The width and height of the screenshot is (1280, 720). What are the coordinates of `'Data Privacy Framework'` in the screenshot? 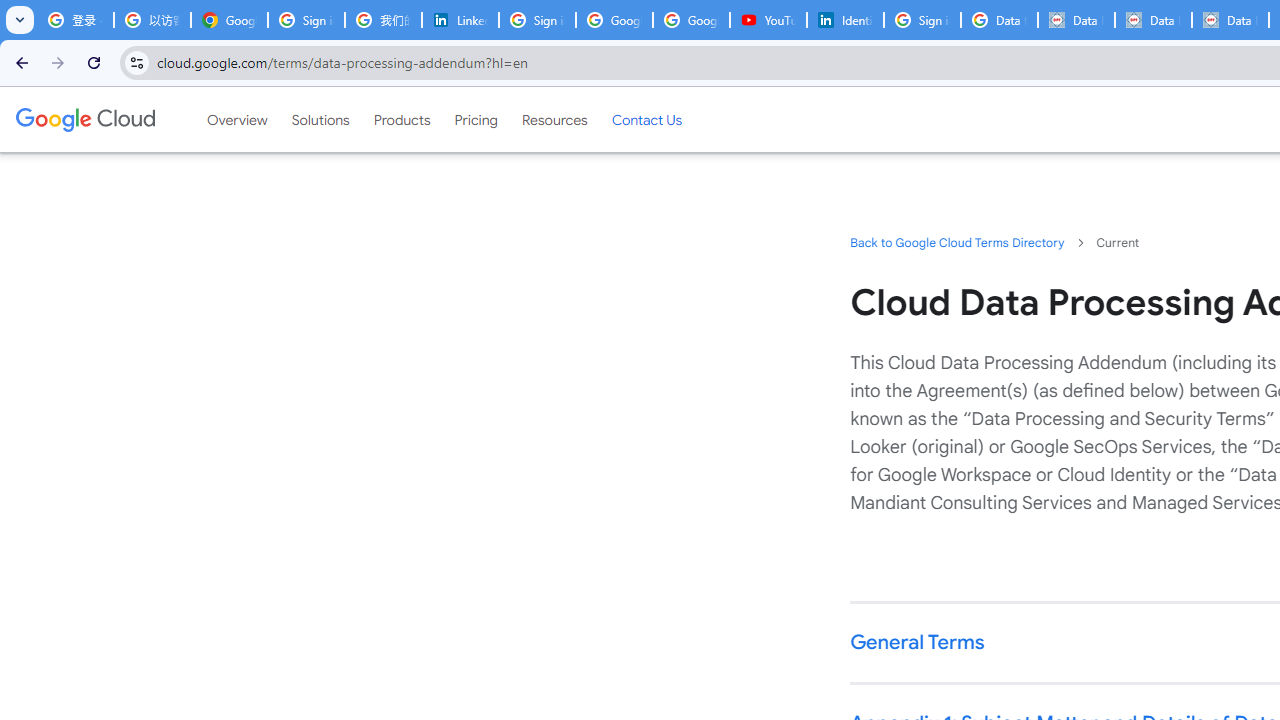 It's located at (1153, 20).